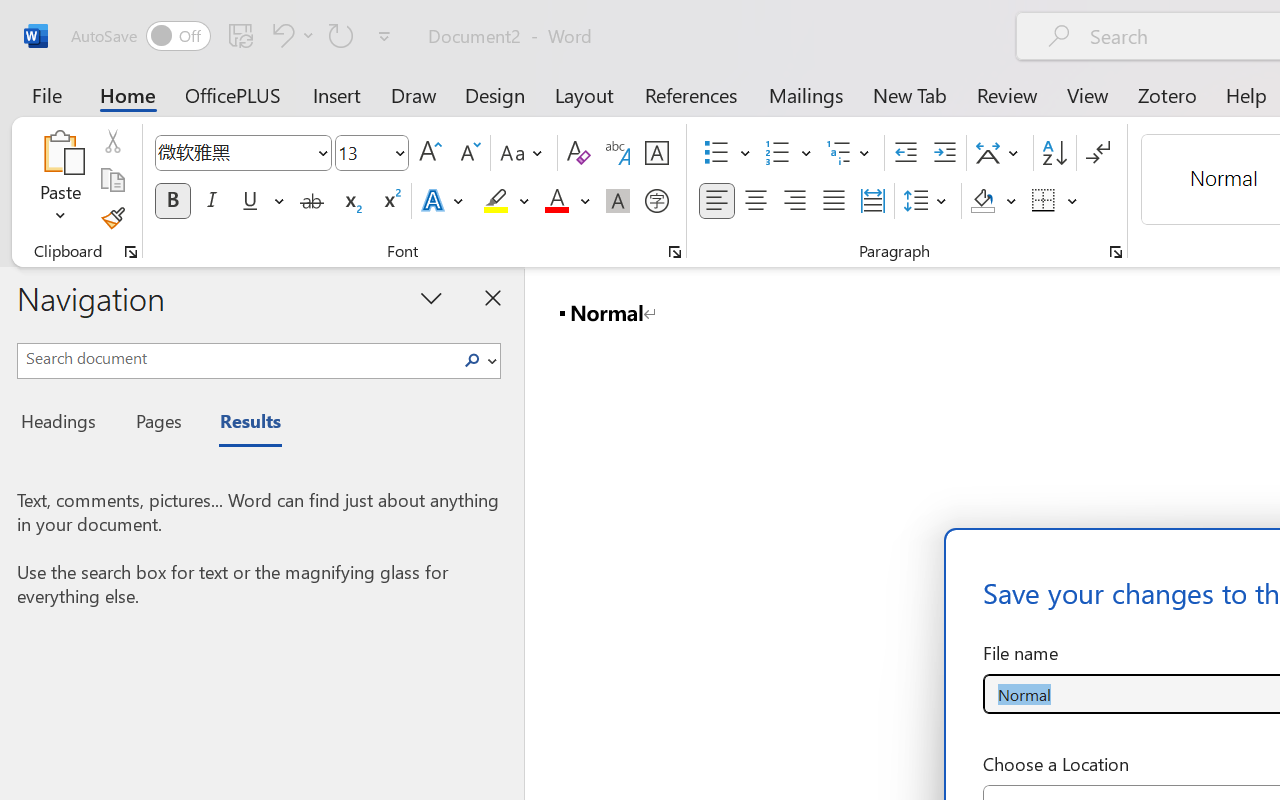 Image resolution: width=1280 pixels, height=800 pixels. I want to click on 'Undo <ApplyStyleToDoc>b__0', so click(279, 34).